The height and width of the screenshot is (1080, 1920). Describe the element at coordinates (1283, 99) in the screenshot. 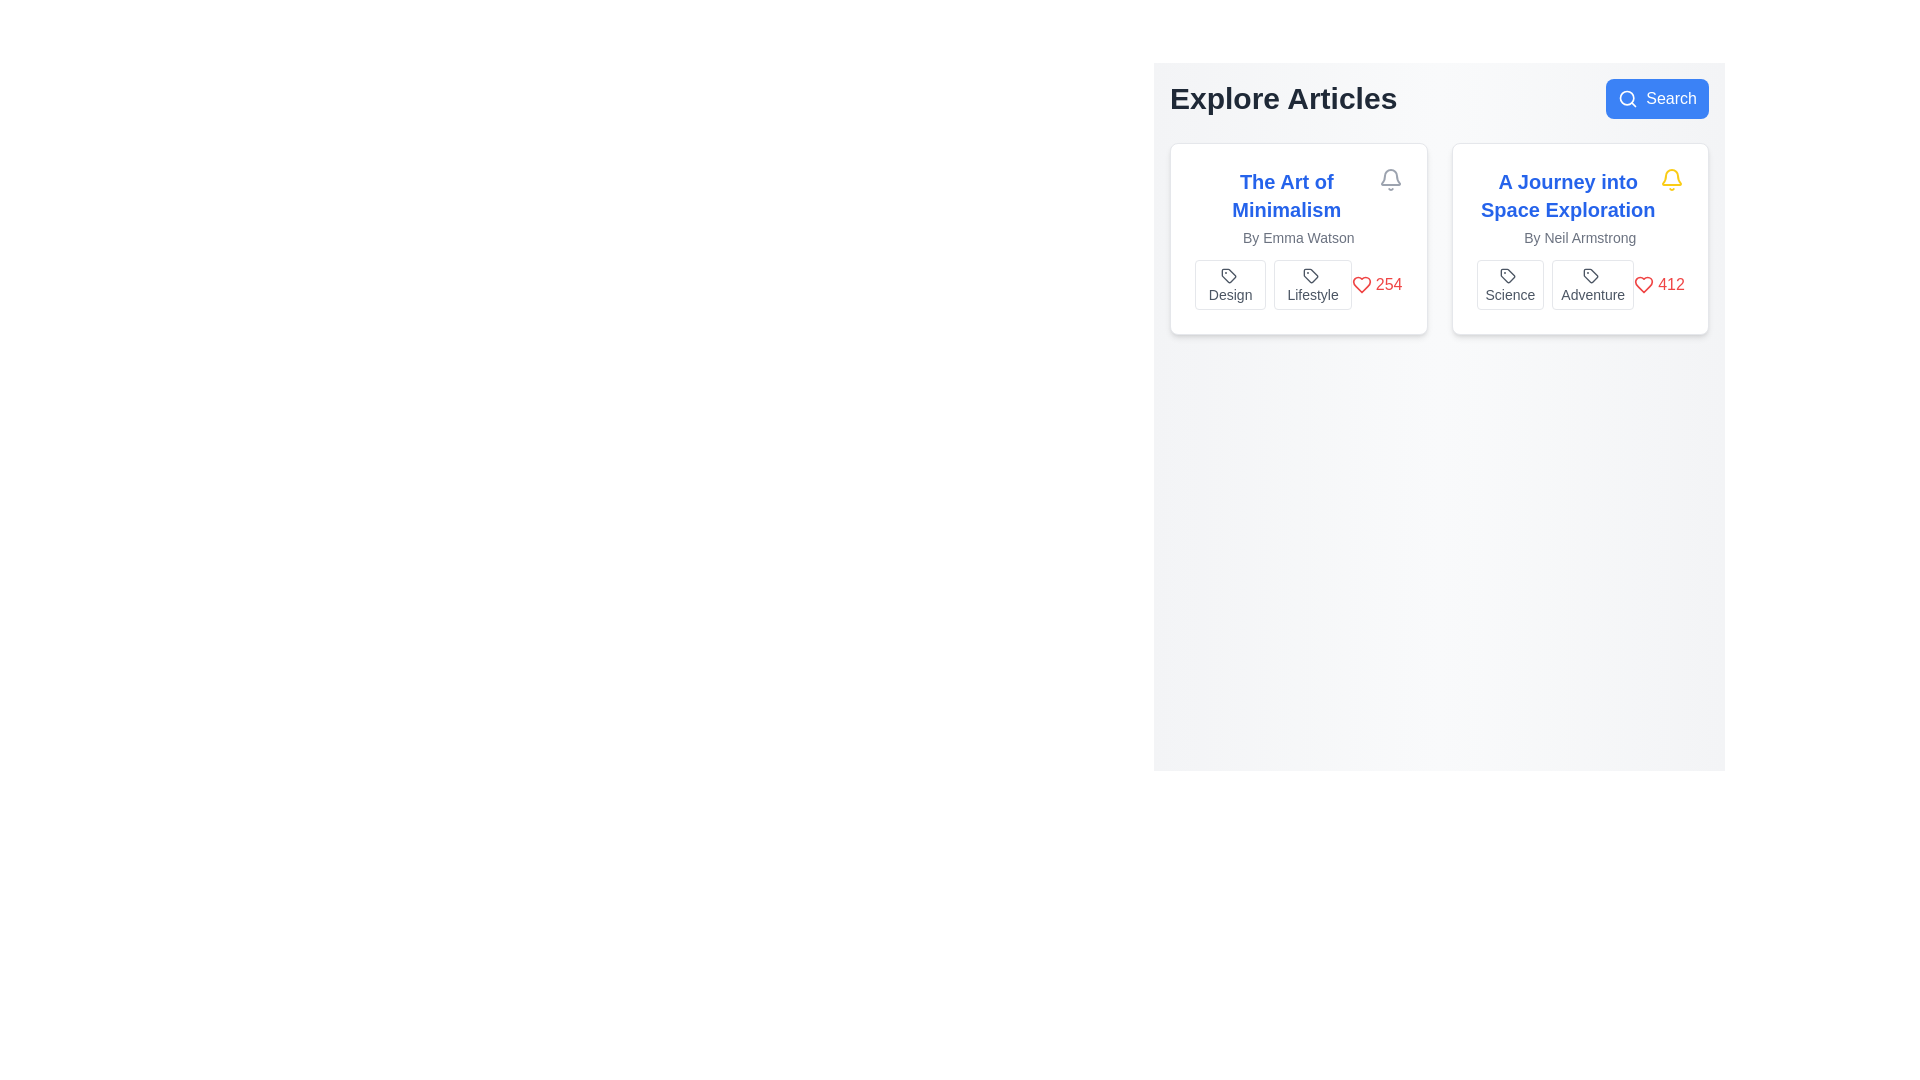

I see `section heading text element located at the top left of the header, which introduces the content area below` at that location.